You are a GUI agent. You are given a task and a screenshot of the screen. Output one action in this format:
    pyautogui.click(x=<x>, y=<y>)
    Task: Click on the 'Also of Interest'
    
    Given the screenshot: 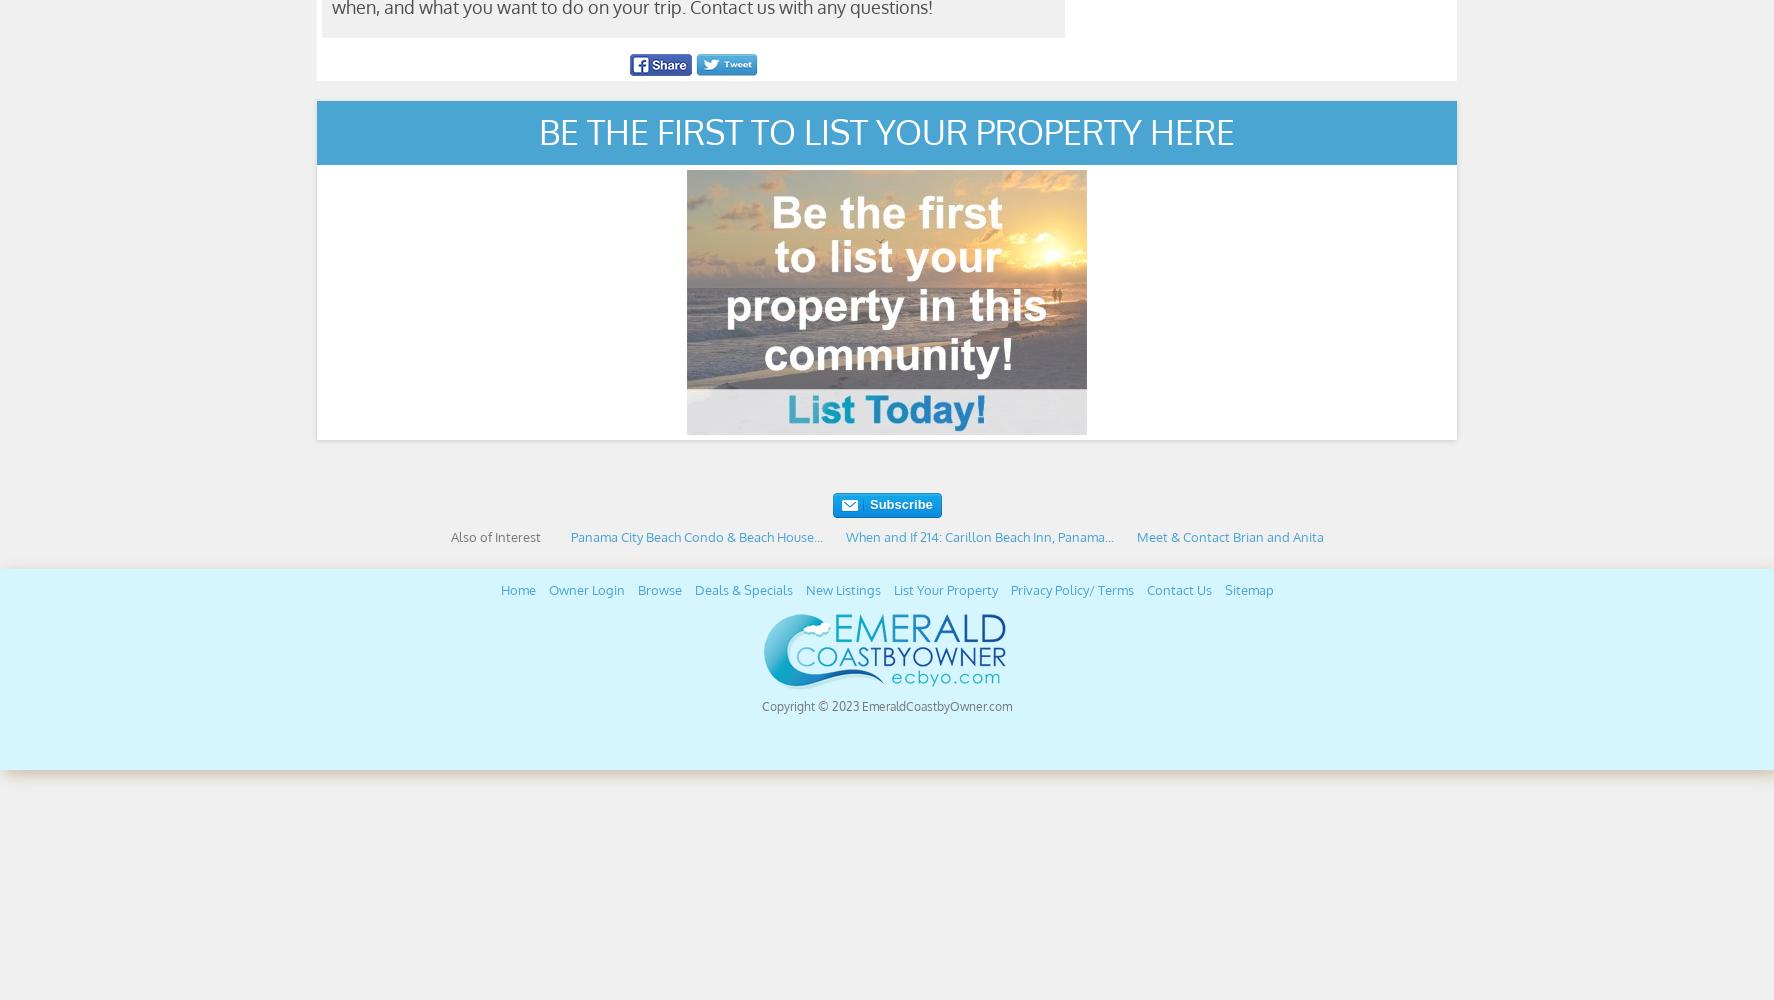 What is the action you would take?
    pyautogui.click(x=494, y=537)
    